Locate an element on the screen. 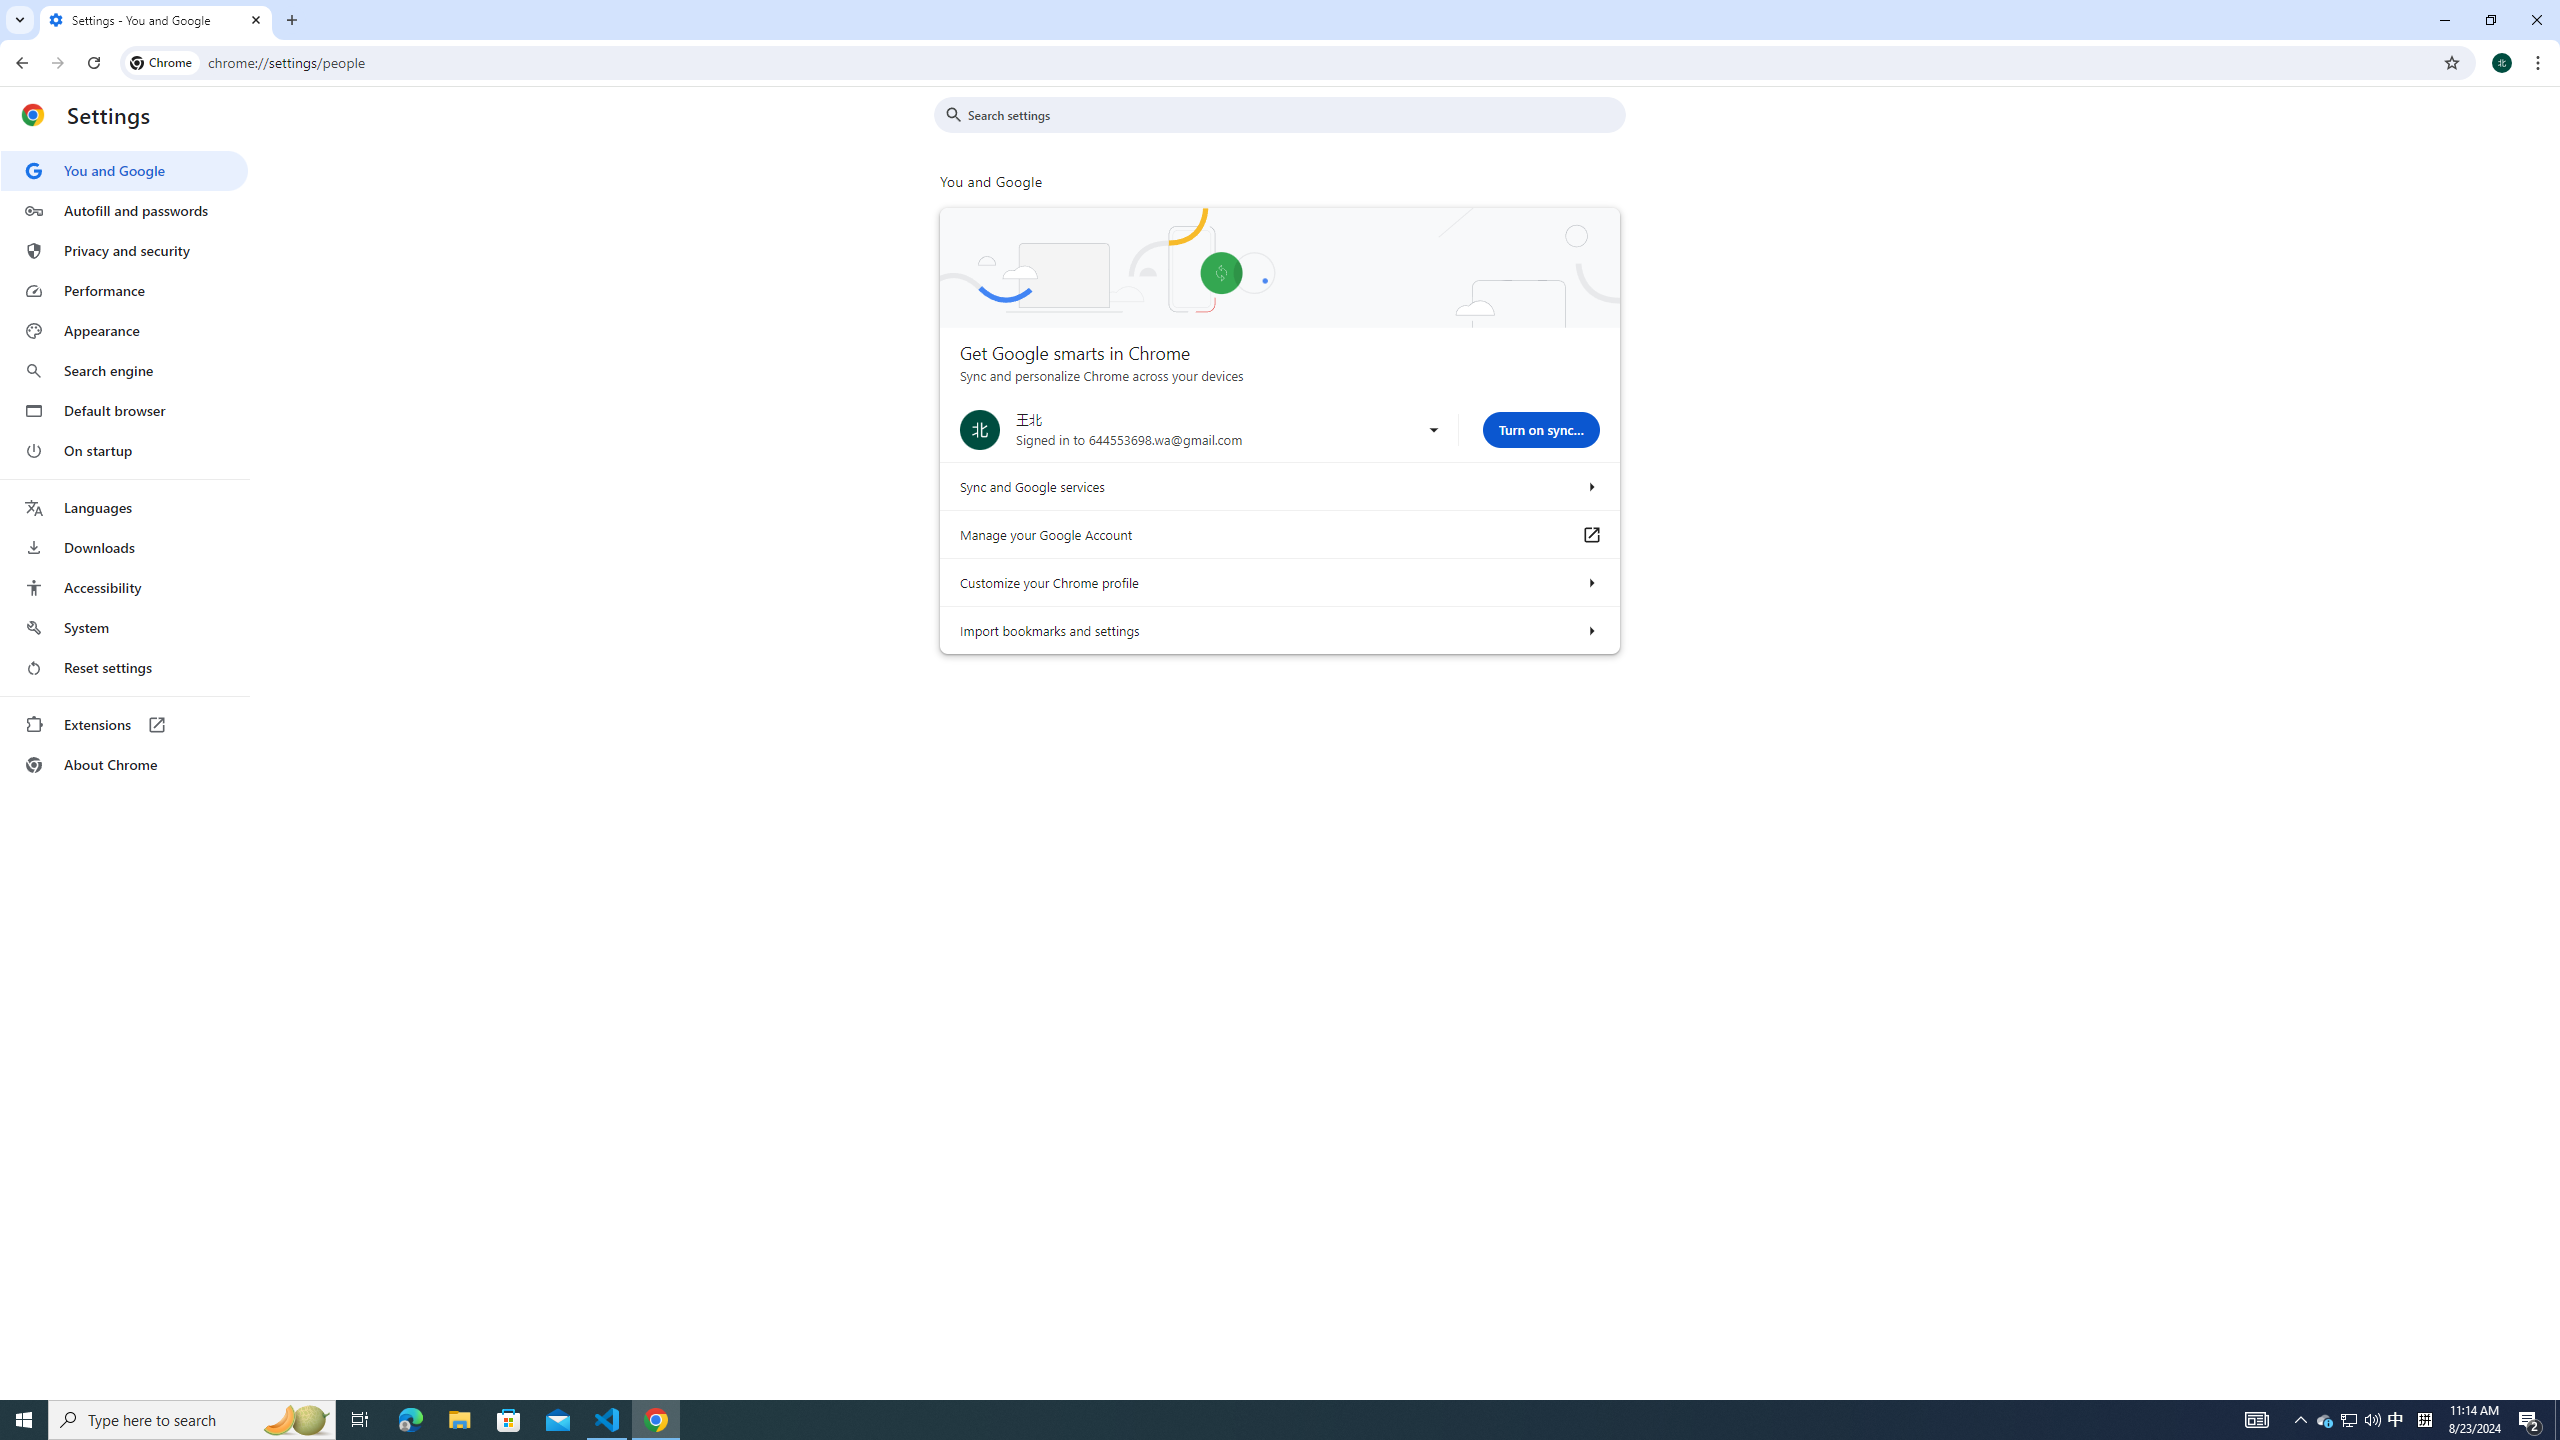 The image size is (2560, 1440). 'You and Google' is located at coordinates (123, 171).